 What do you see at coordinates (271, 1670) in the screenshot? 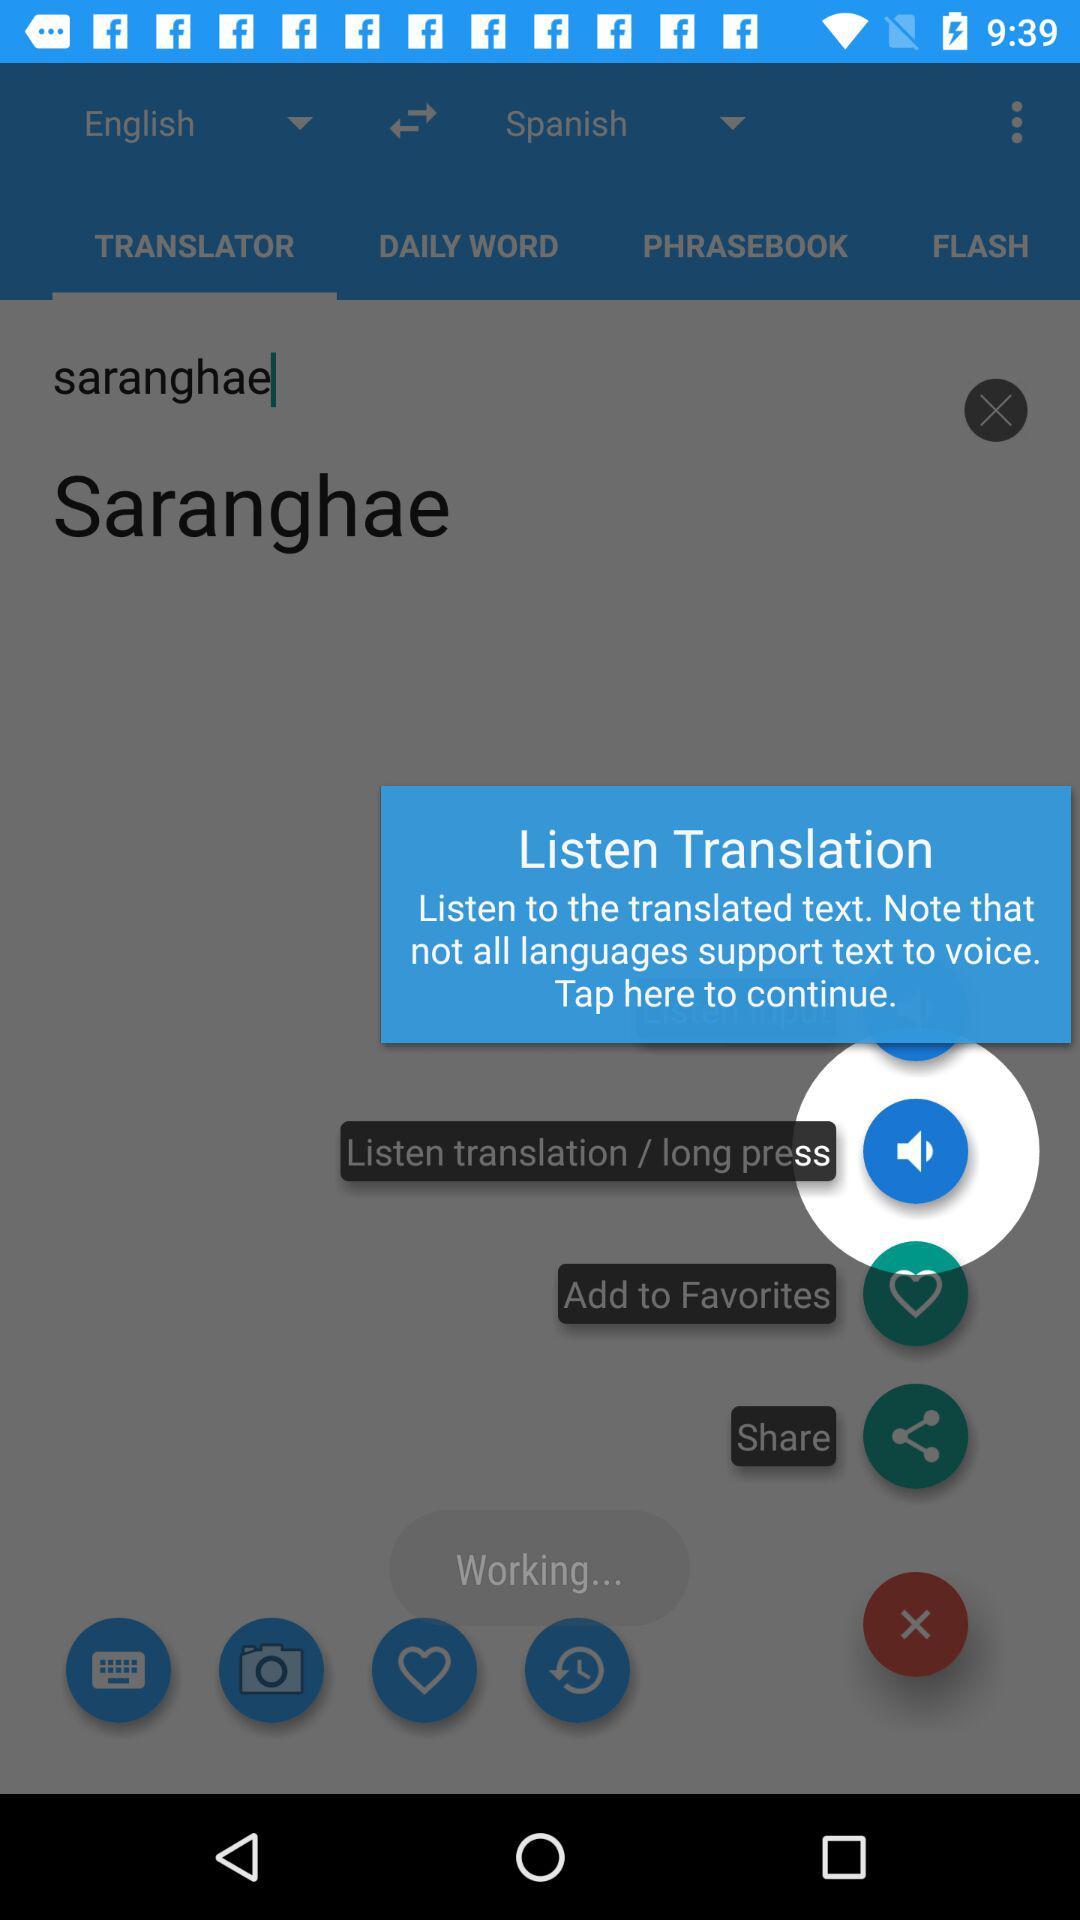
I see `the photo icon` at bounding box center [271, 1670].